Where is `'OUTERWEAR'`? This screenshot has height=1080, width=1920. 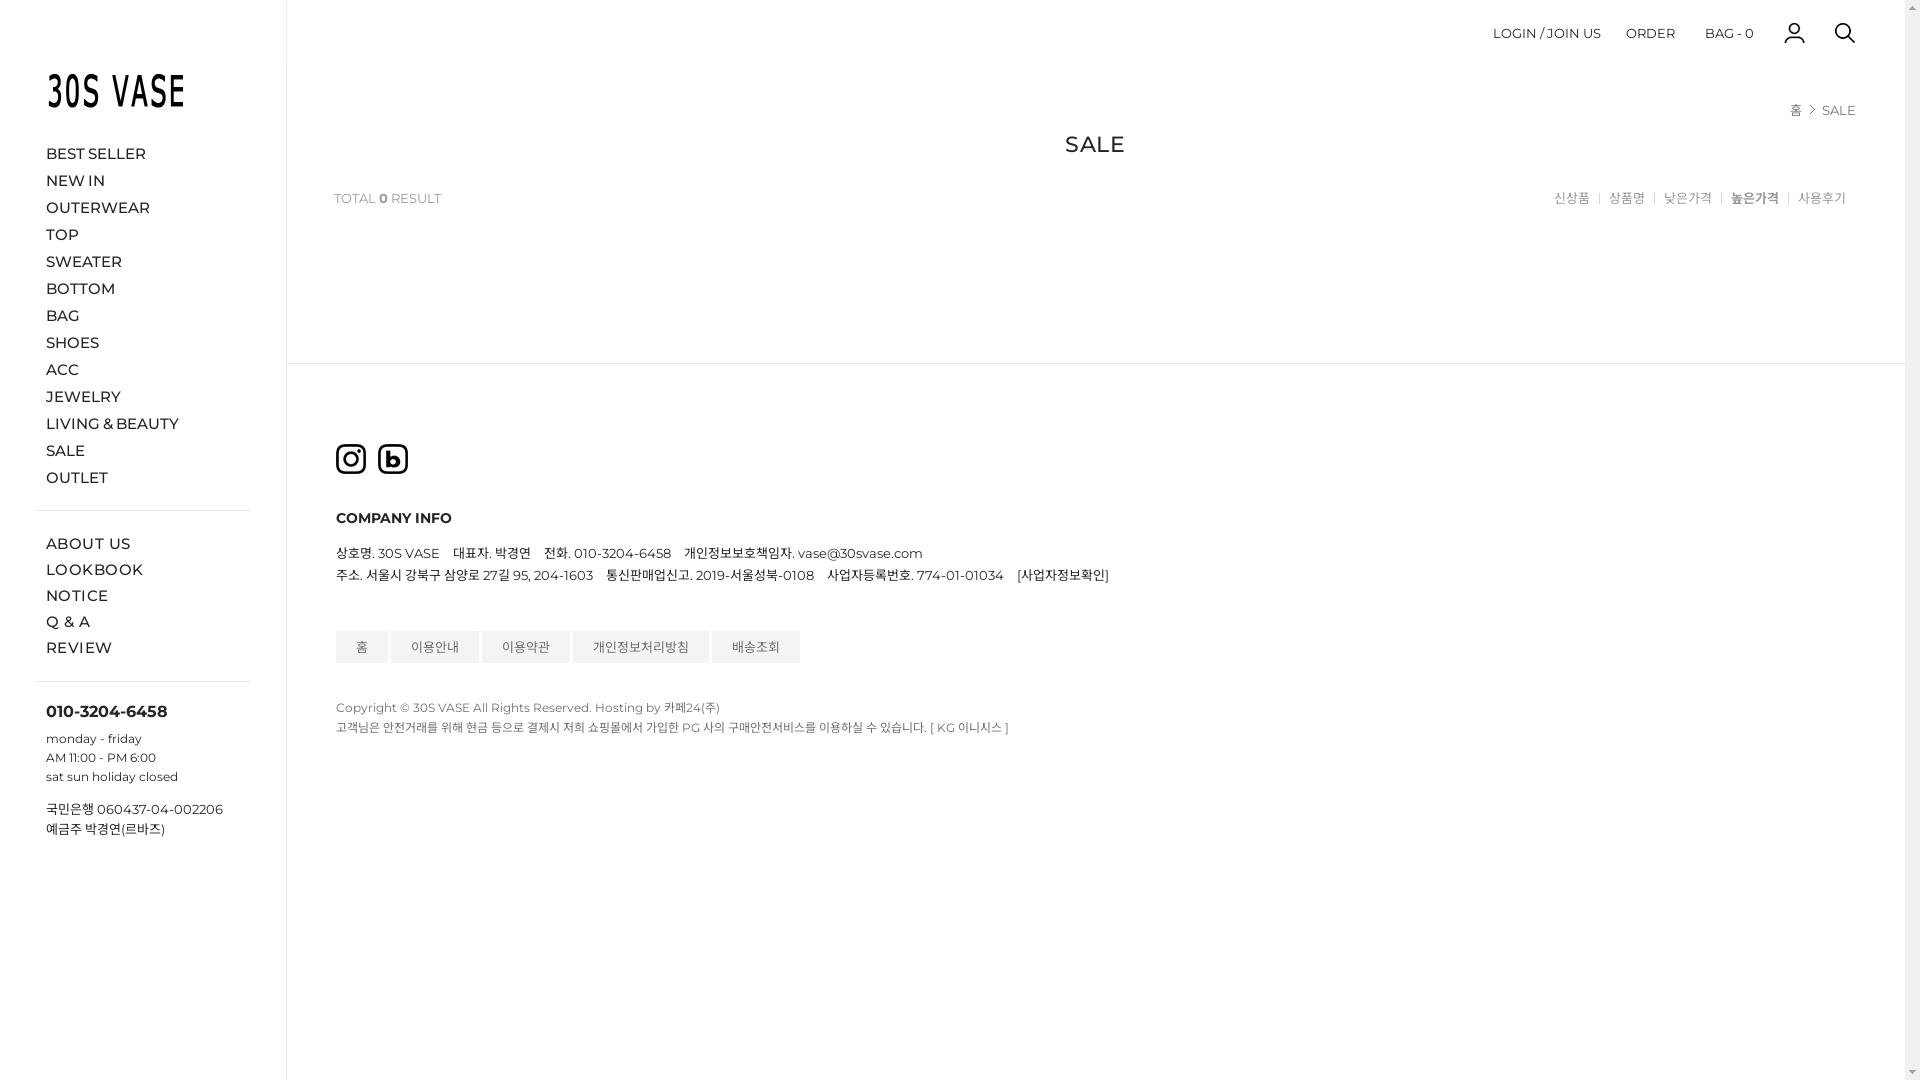 'OUTERWEAR' is located at coordinates (35, 206).